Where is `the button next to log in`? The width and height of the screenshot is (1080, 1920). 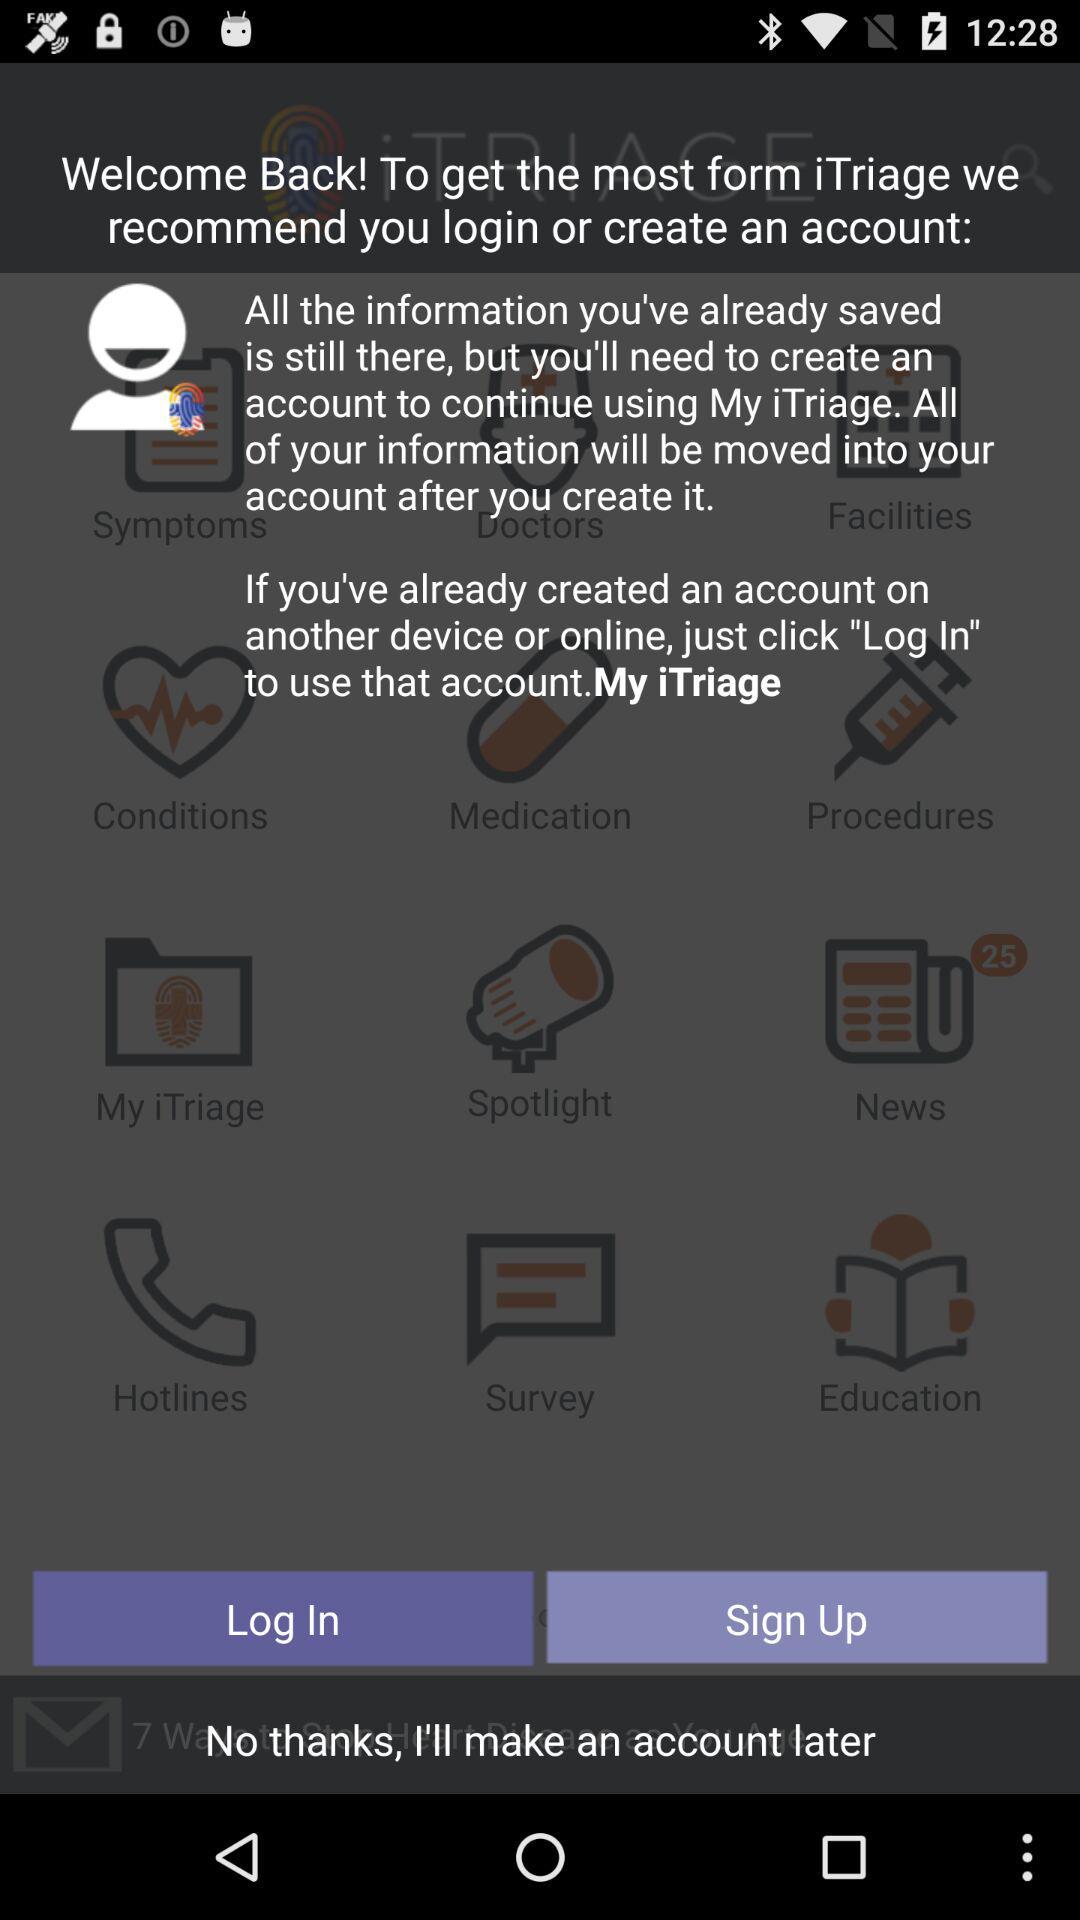
the button next to log in is located at coordinates (795, 1618).